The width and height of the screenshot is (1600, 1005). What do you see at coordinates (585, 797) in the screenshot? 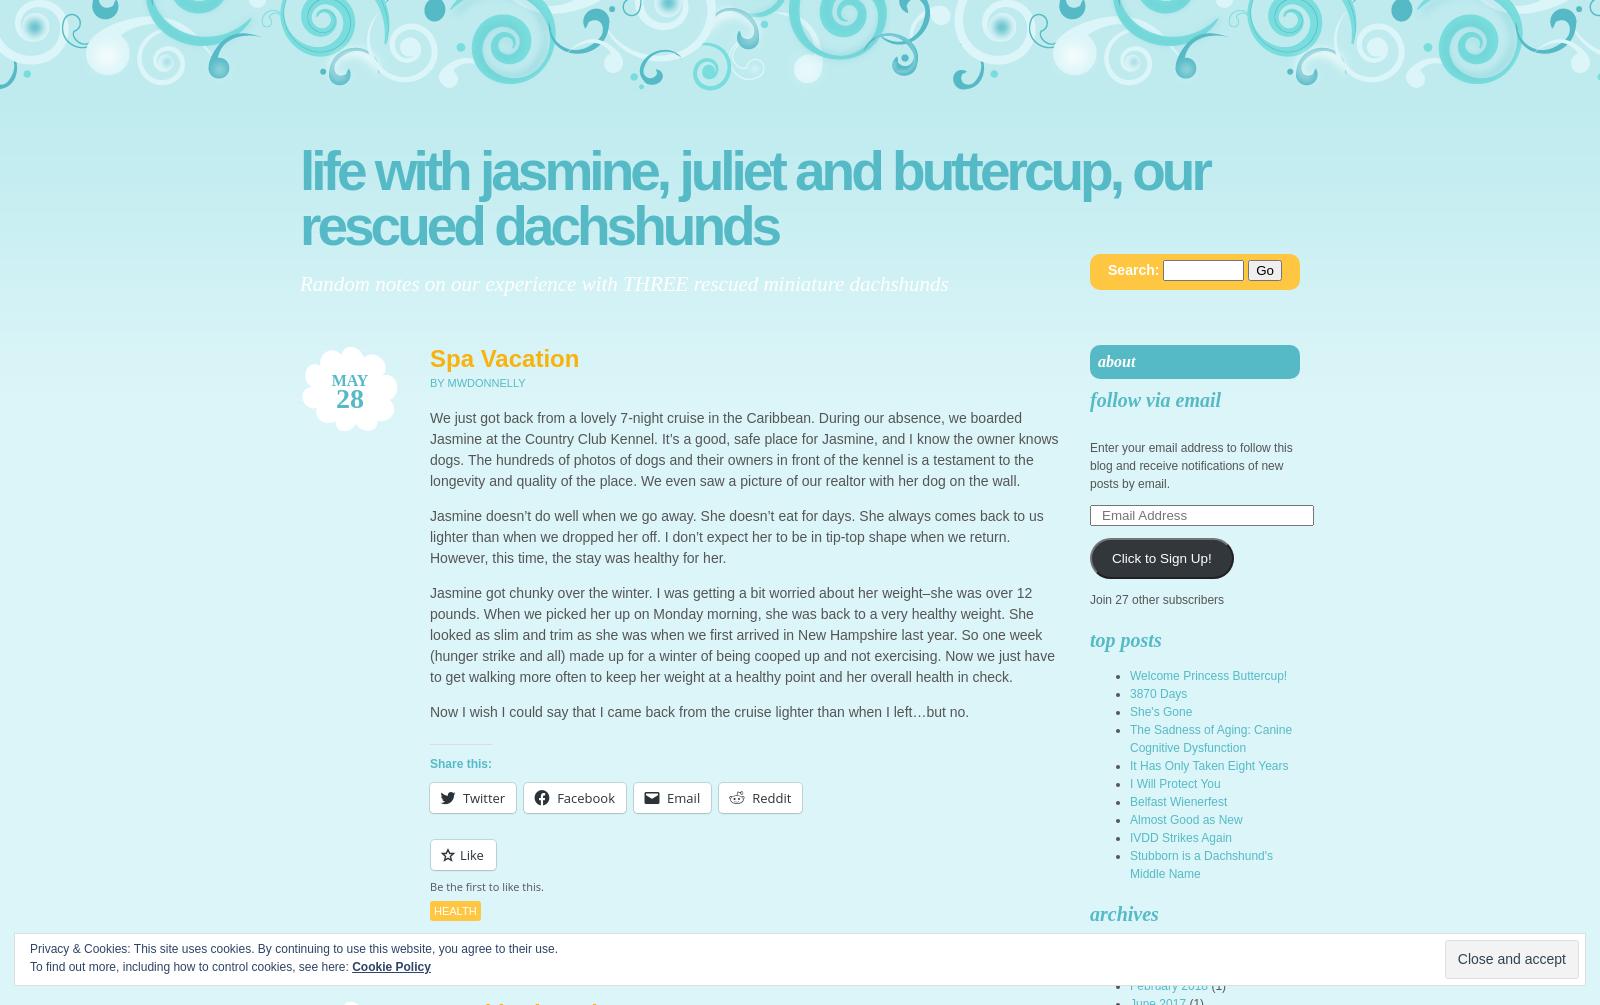
I see `'Facebook'` at bounding box center [585, 797].